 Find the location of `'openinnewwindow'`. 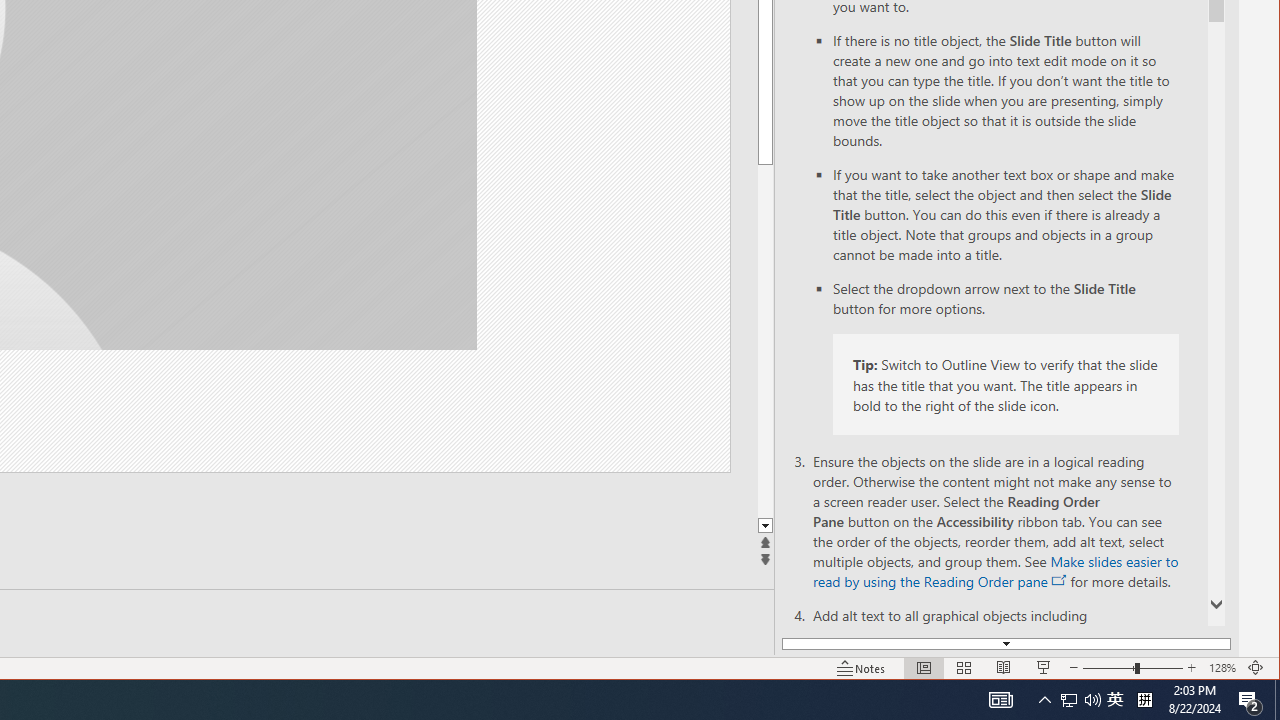

'openinnewwindow' is located at coordinates (1058, 581).